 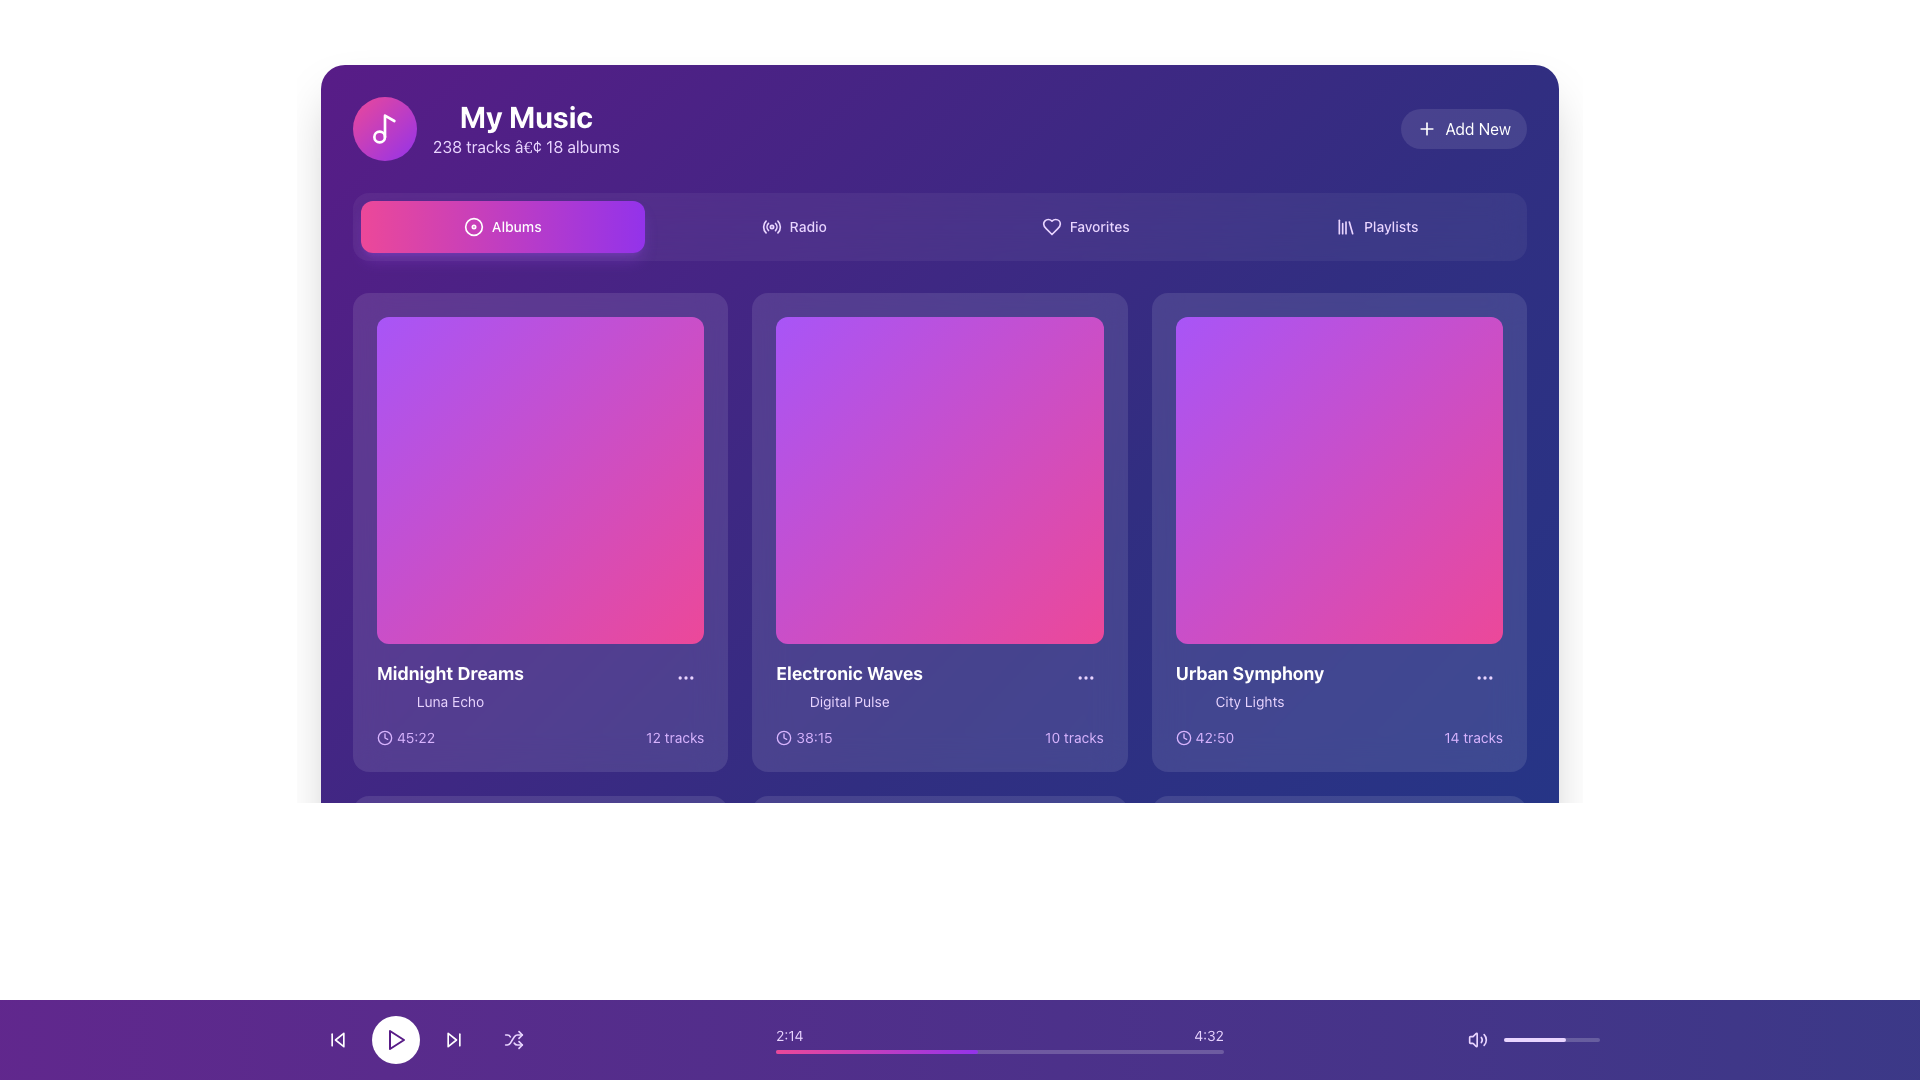 I want to click on the progress bar segment located near the bottom-right corner of the application interface, so click(x=1534, y=1039).